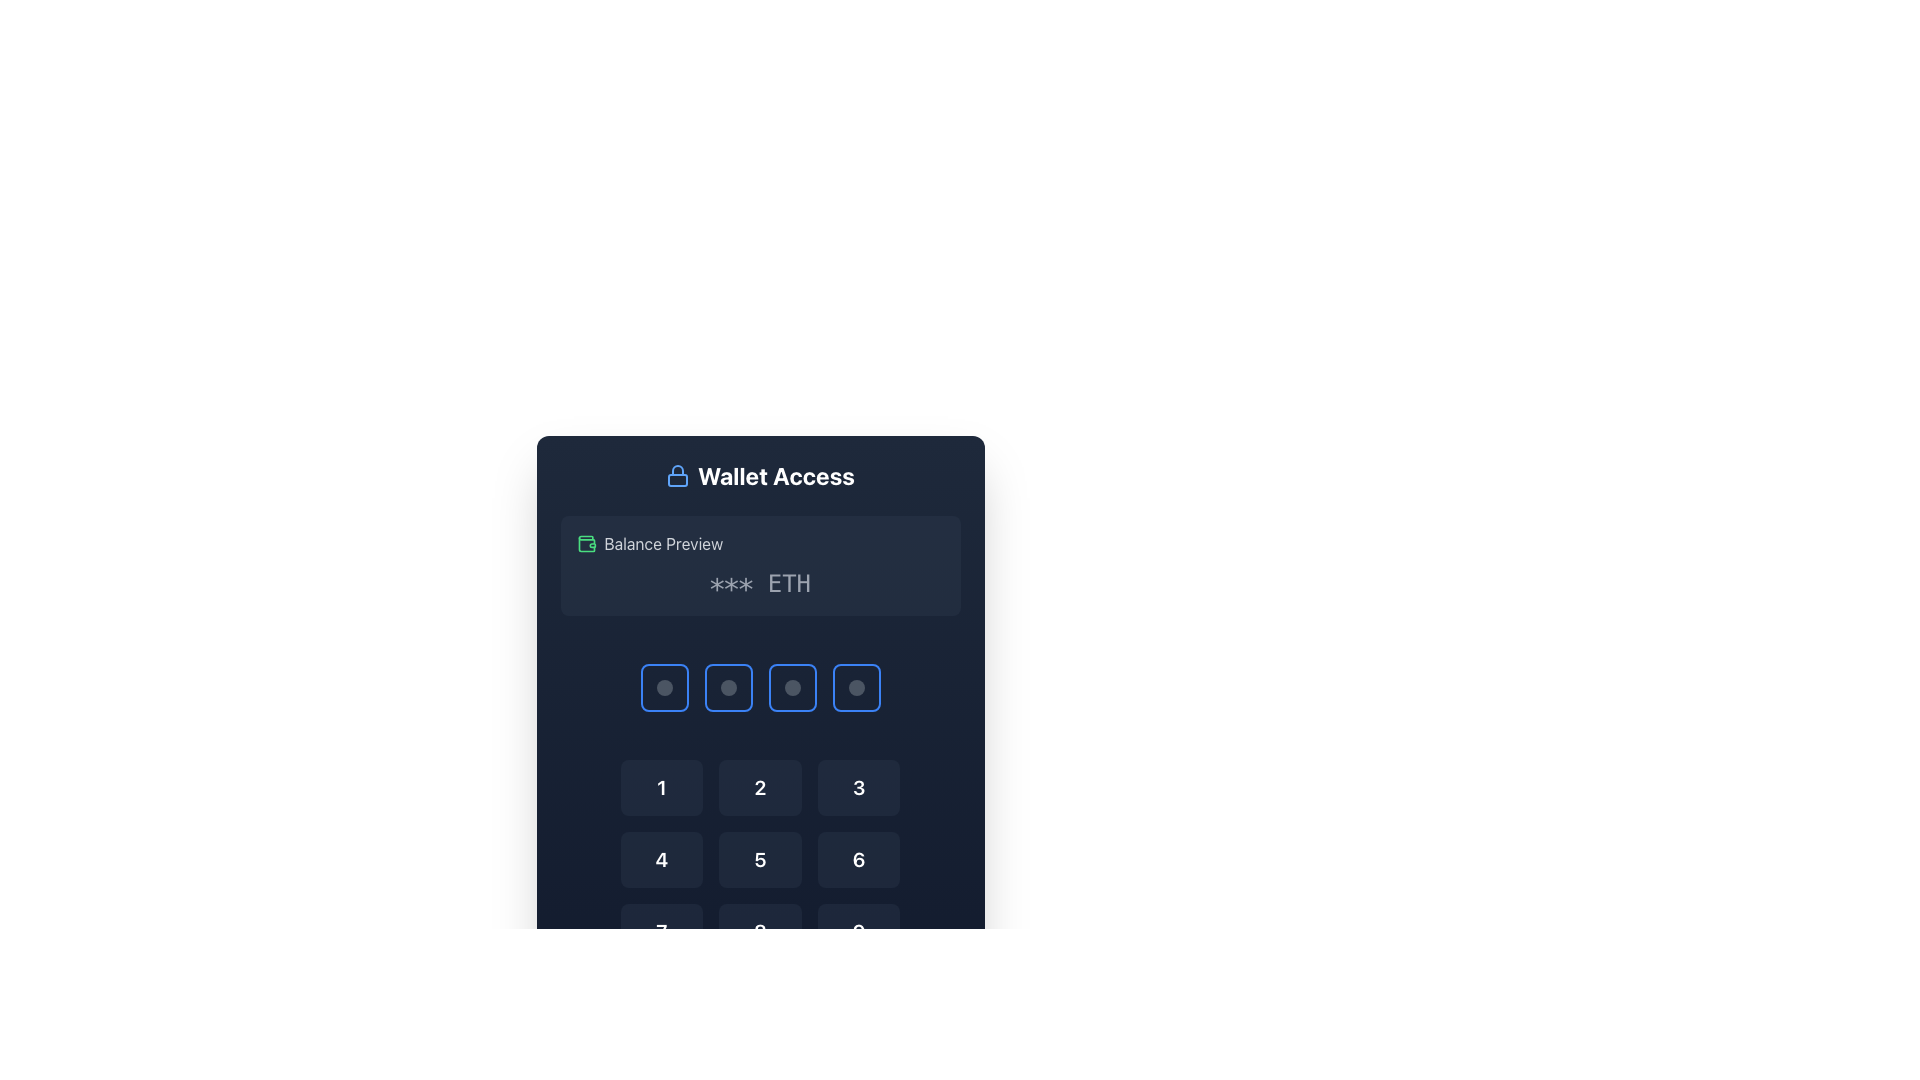  I want to click on the button displaying the number '6' which has a dark background and rounded corners, part of a numeric keypad layout, so click(859, 859).